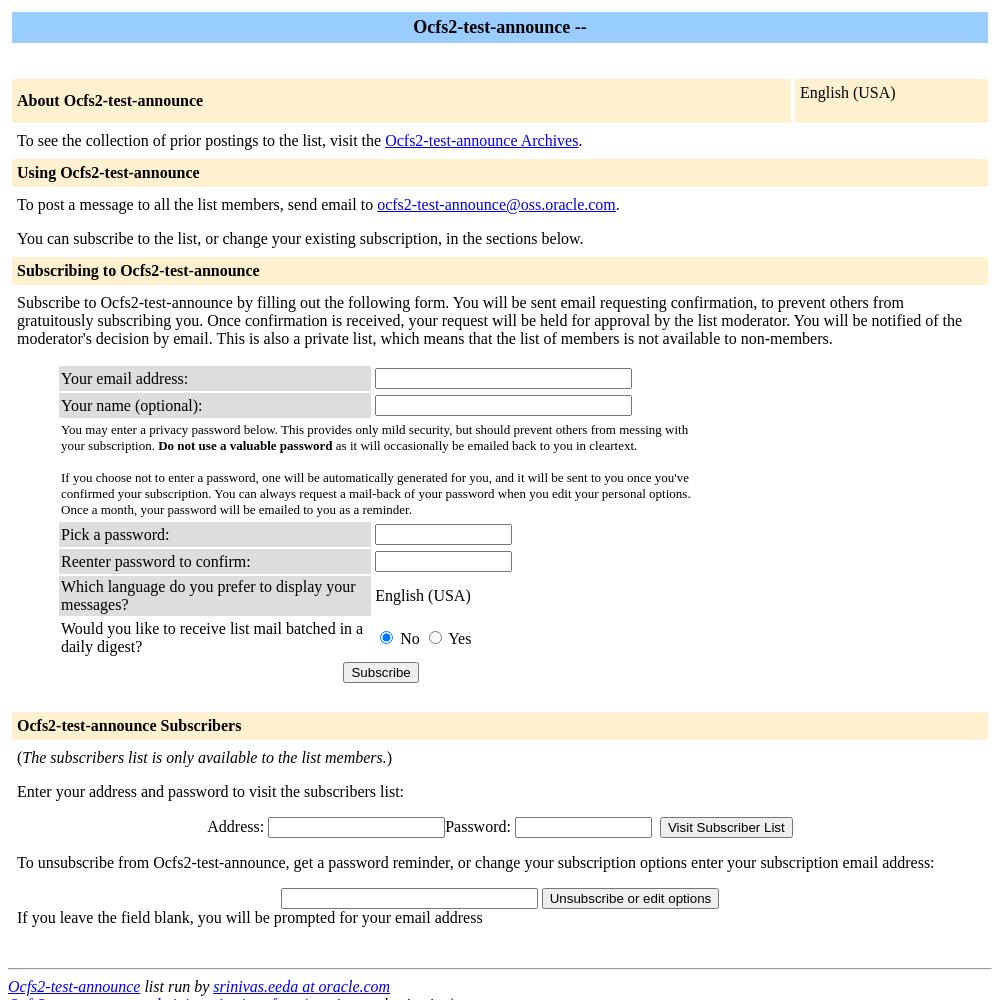 Image resolution: width=1000 pixels, height=1000 pixels. Describe the element at coordinates (498, 27) in the screenshot. I see `'Ocfs2-test-announce --'` at that location.